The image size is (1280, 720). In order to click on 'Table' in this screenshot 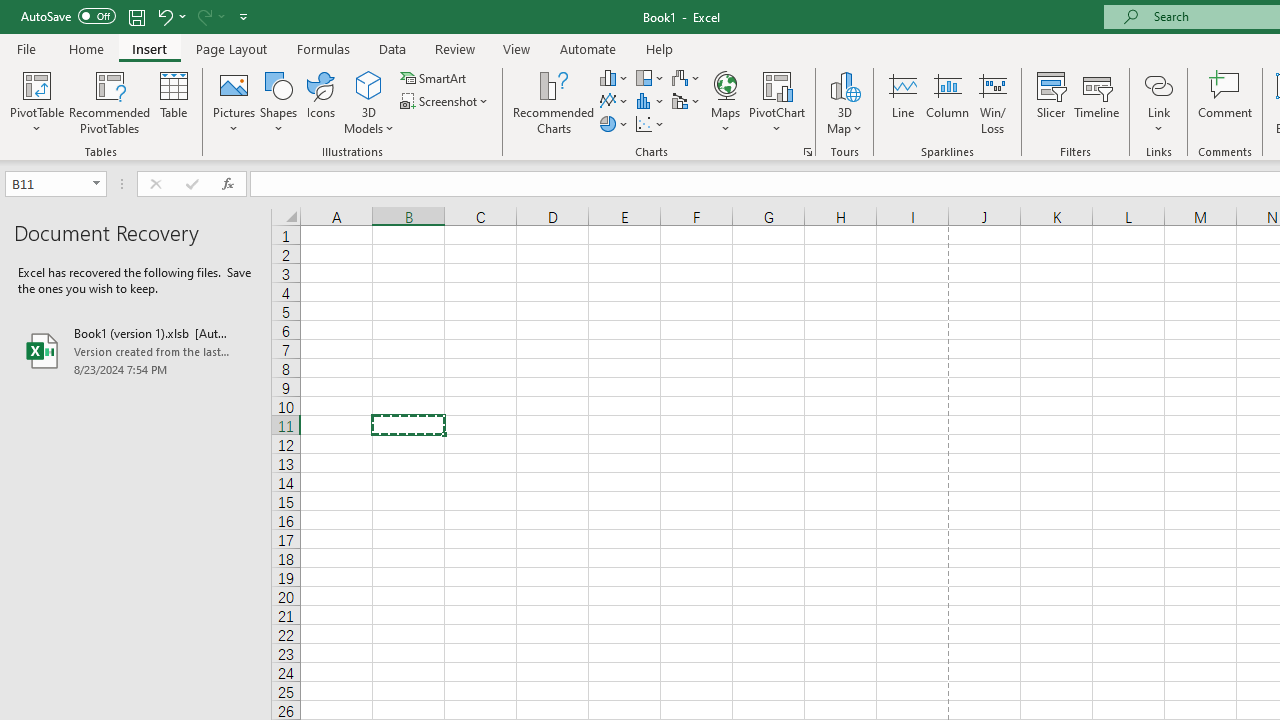, I will do `click(174, 103)`.